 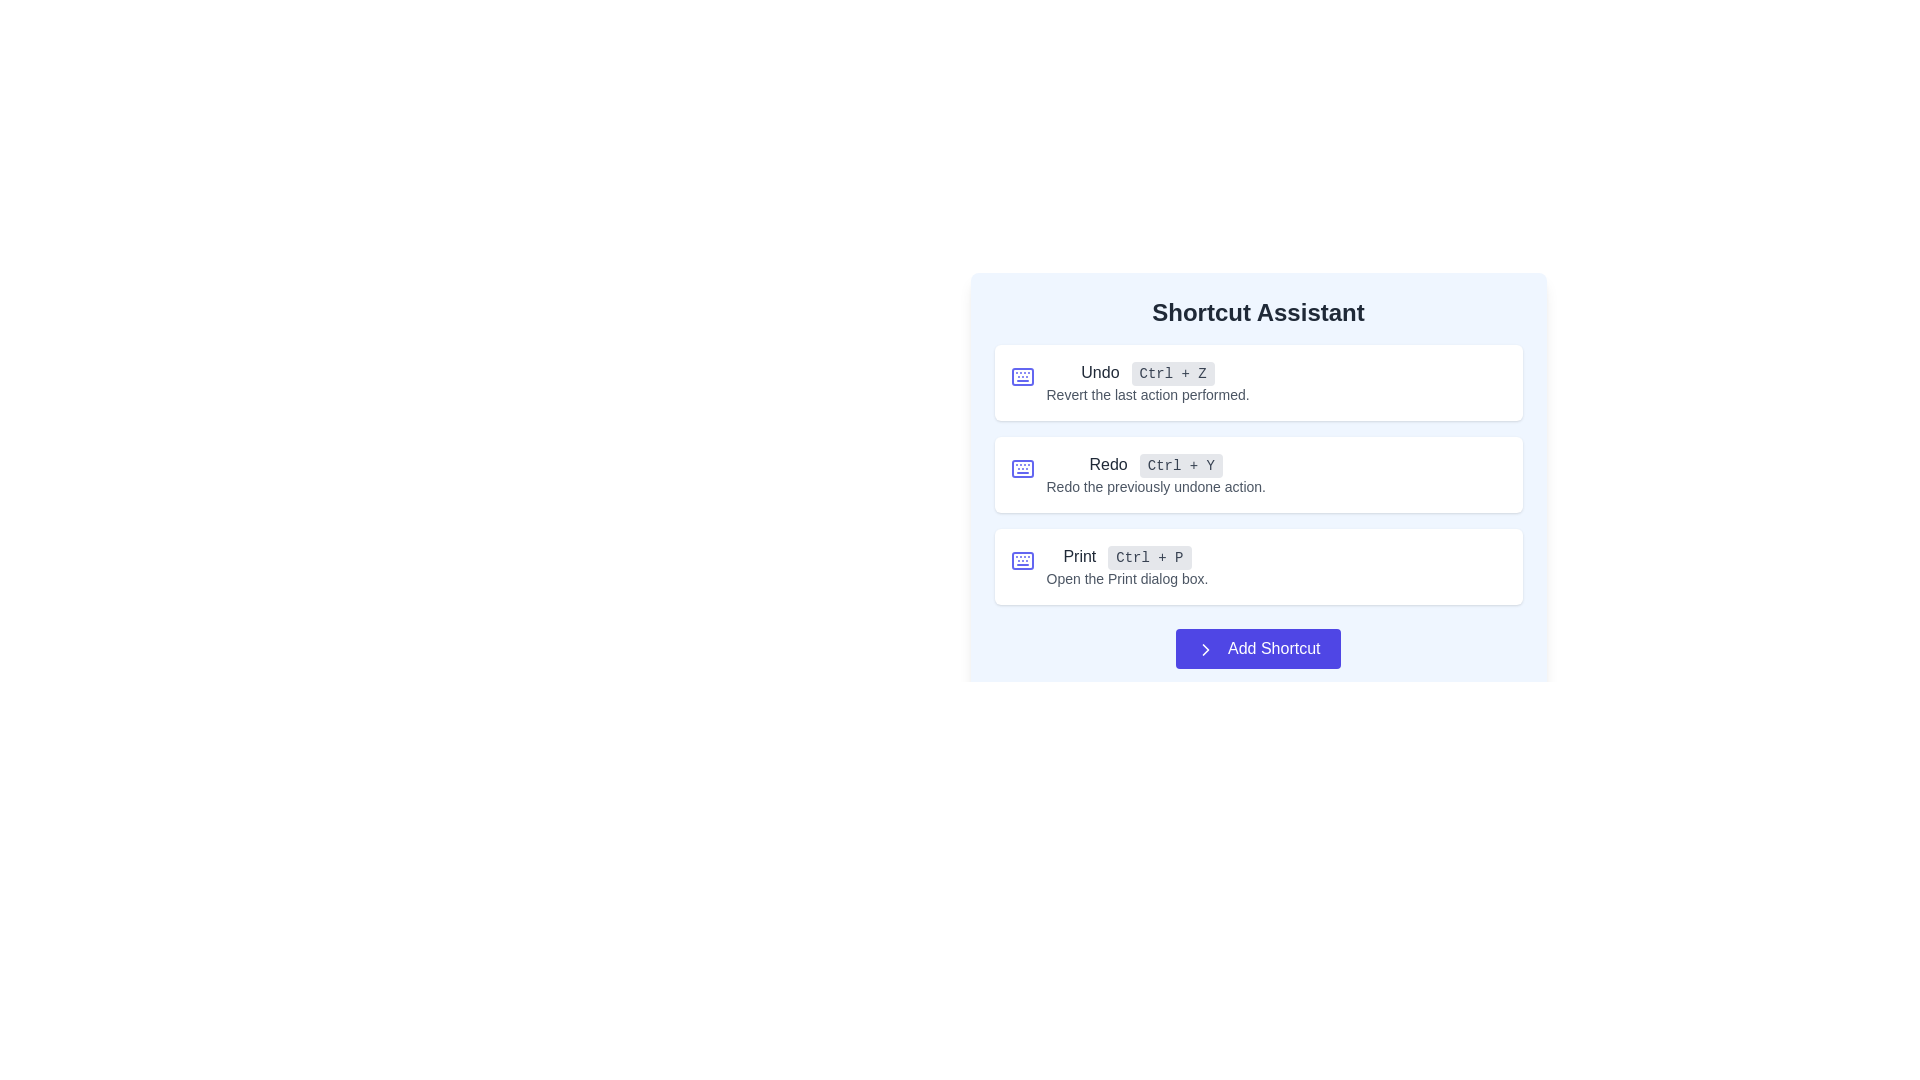 What do you see at coordinates (1127, 567) in the screenshot?
I see `the 'Print' label which features a title in medium gray stating 'Print' and a description below it stating 'Open the Print dialog box.'` at bounding box center [1127, 567].